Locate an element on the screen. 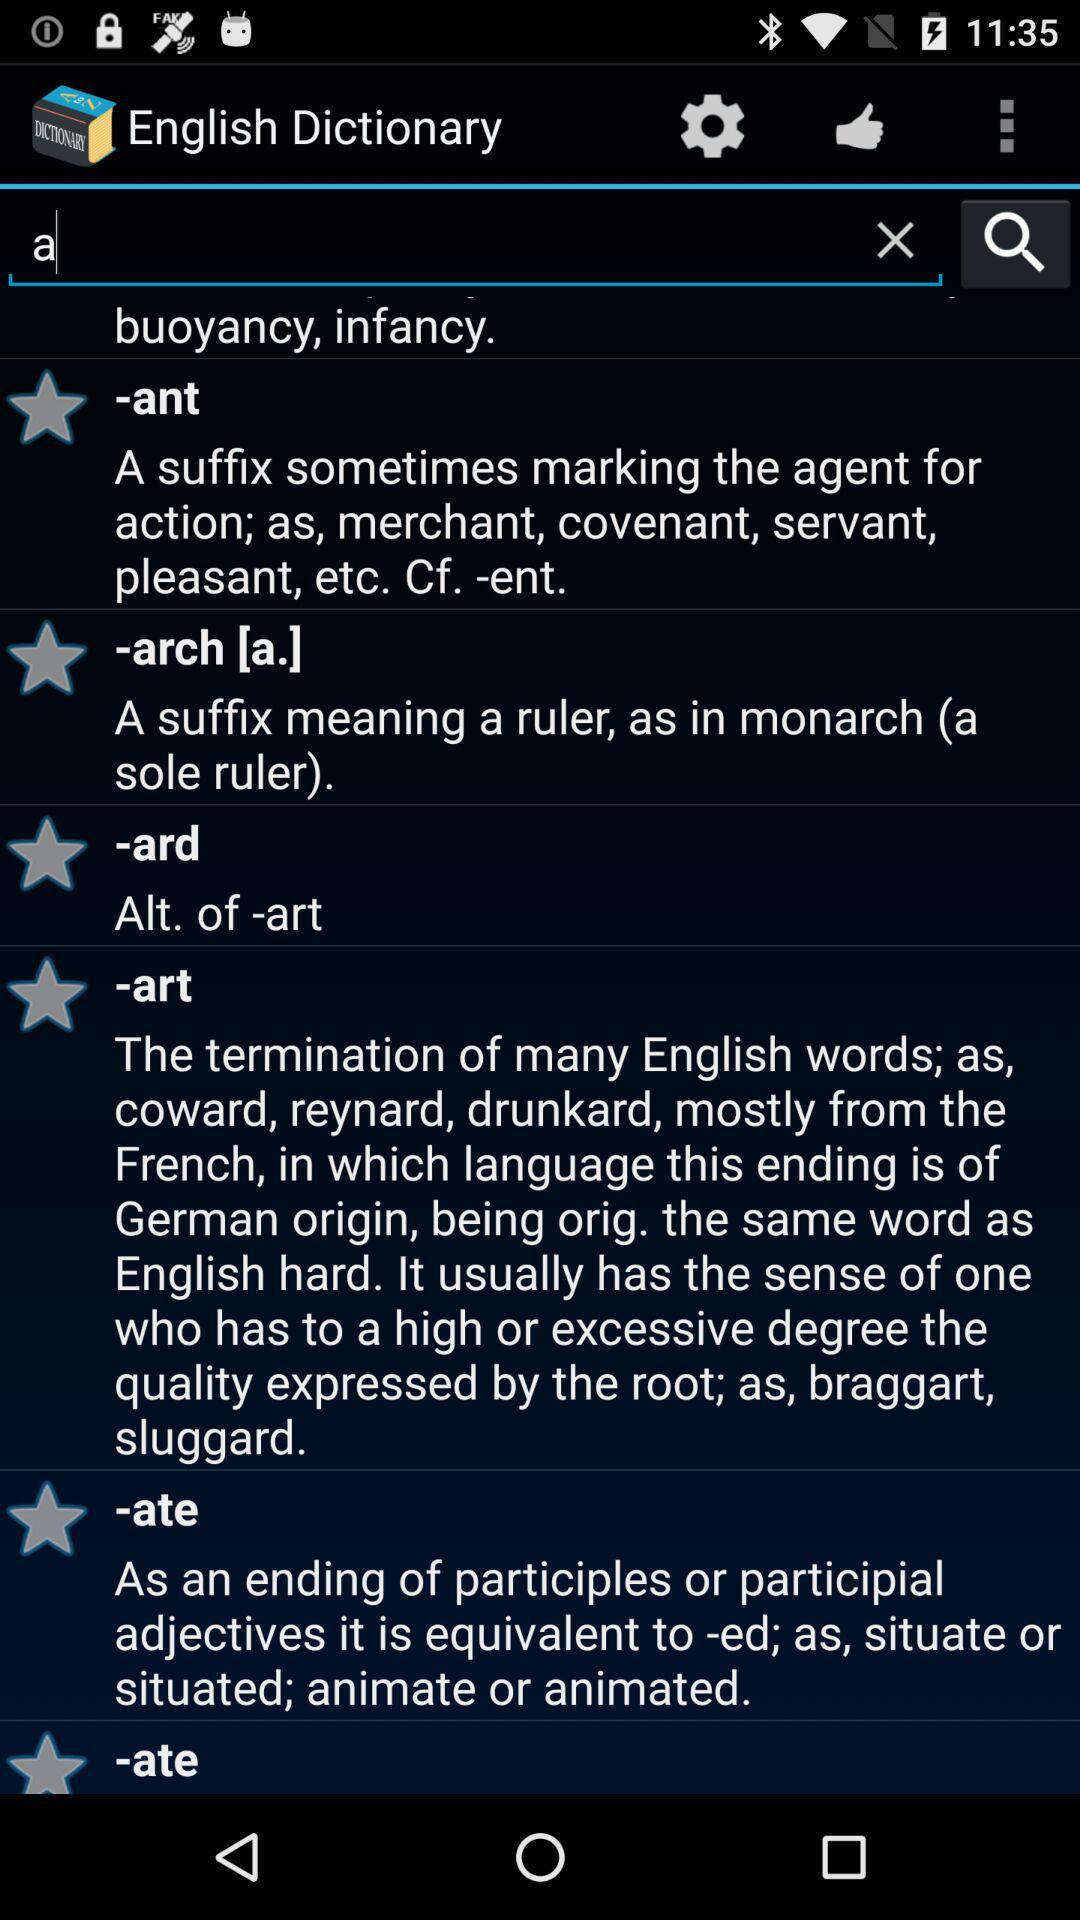  the search icon is located at coordinates (1015, 259).